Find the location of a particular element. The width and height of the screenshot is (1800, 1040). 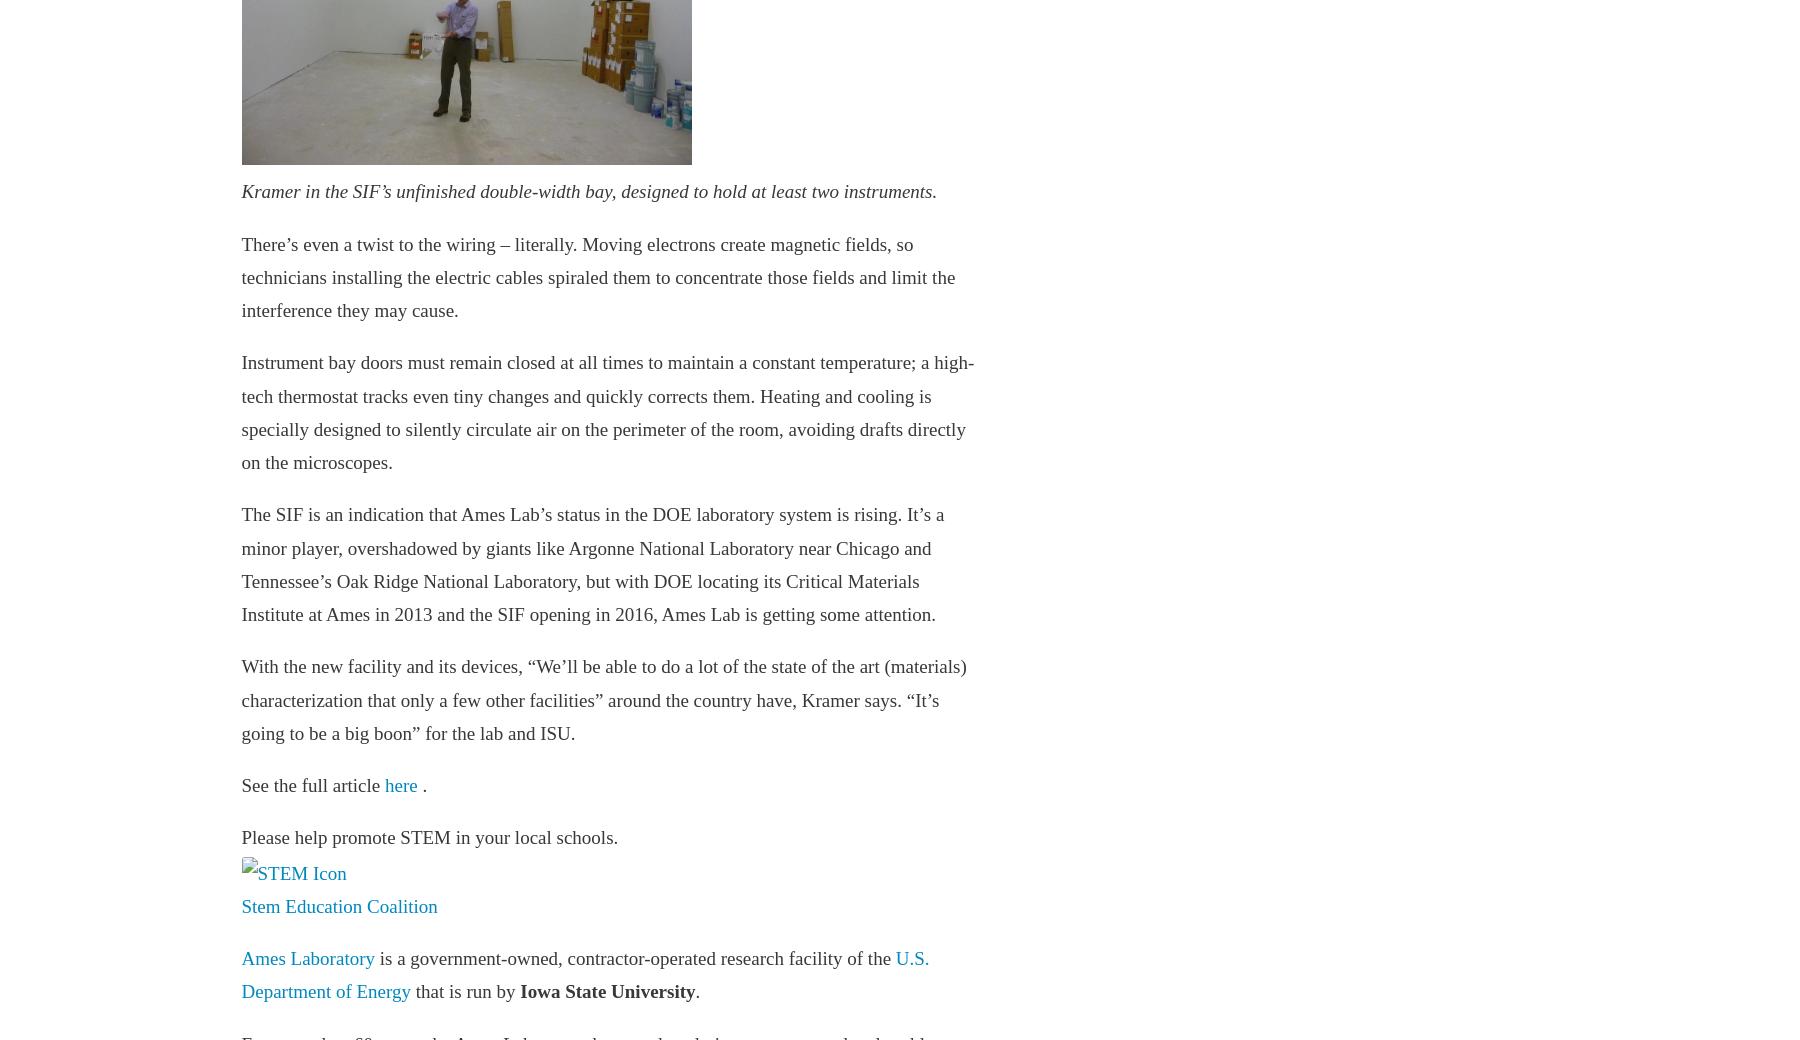

'Iowa State University' is located at coordinates (607, 991).